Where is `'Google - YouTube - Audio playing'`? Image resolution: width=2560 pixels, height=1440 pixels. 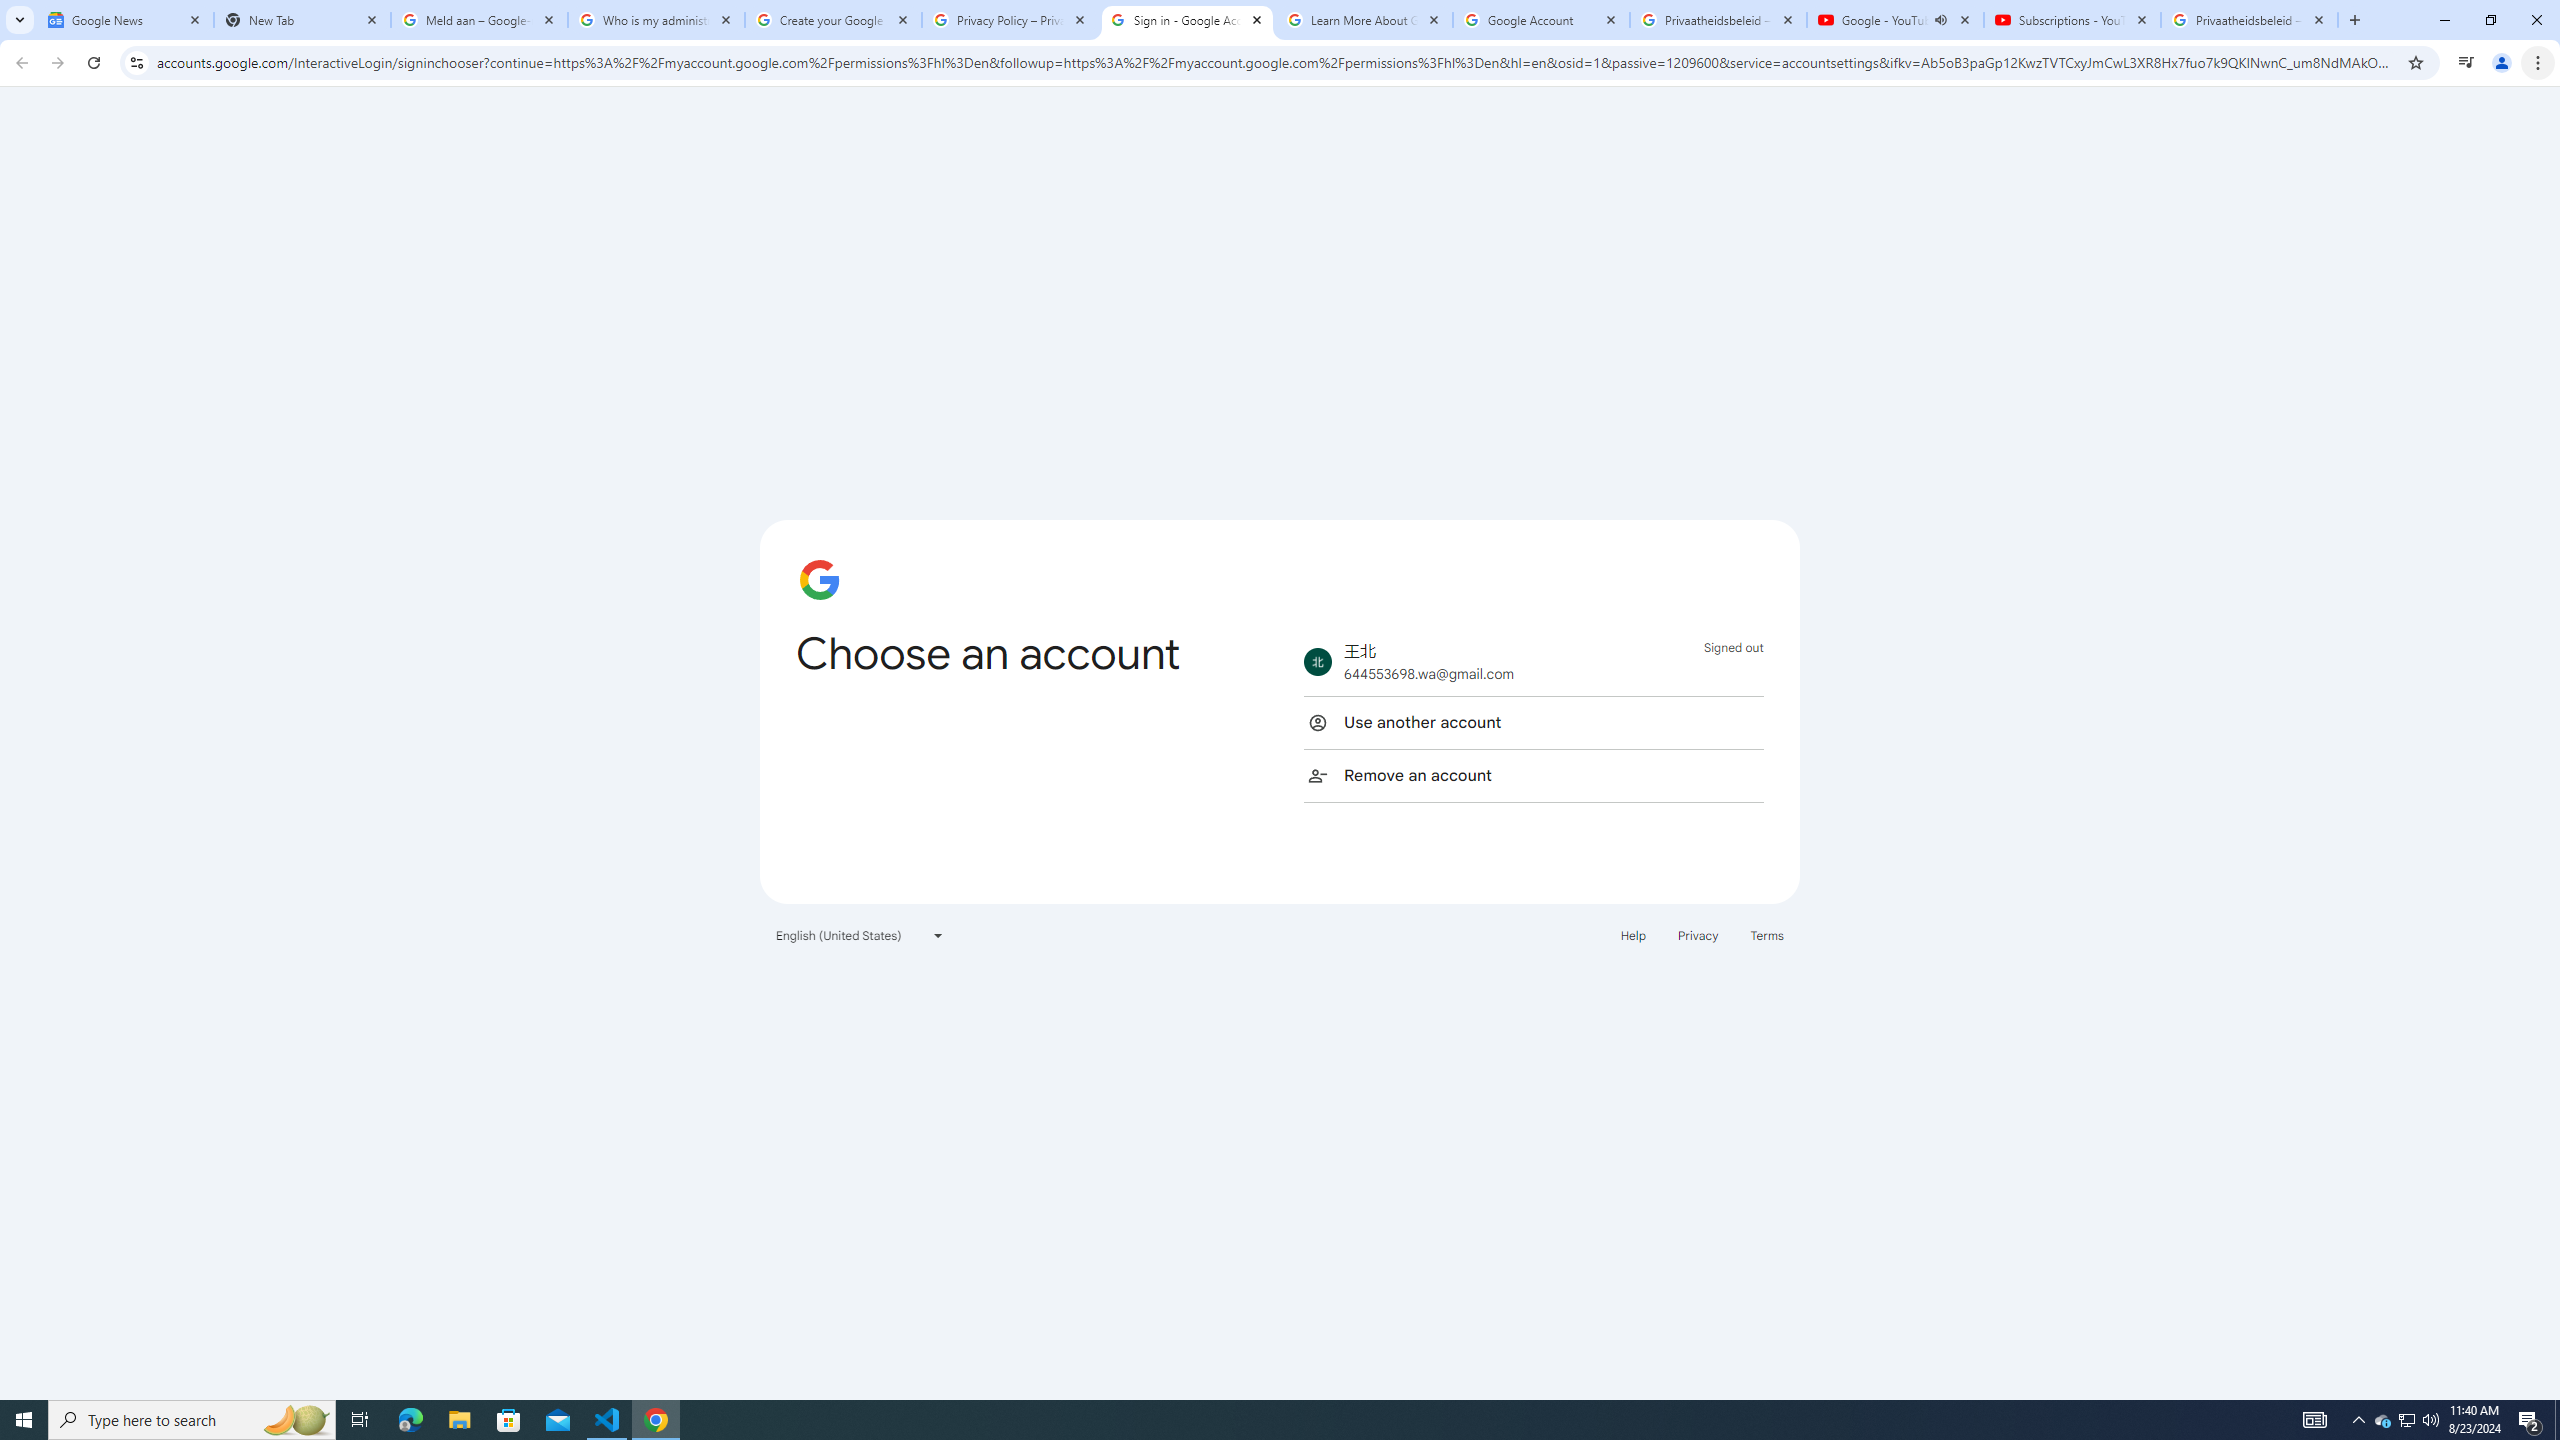 'Google - YouTube - Audio playing' is located at coordinates (1895, 19).